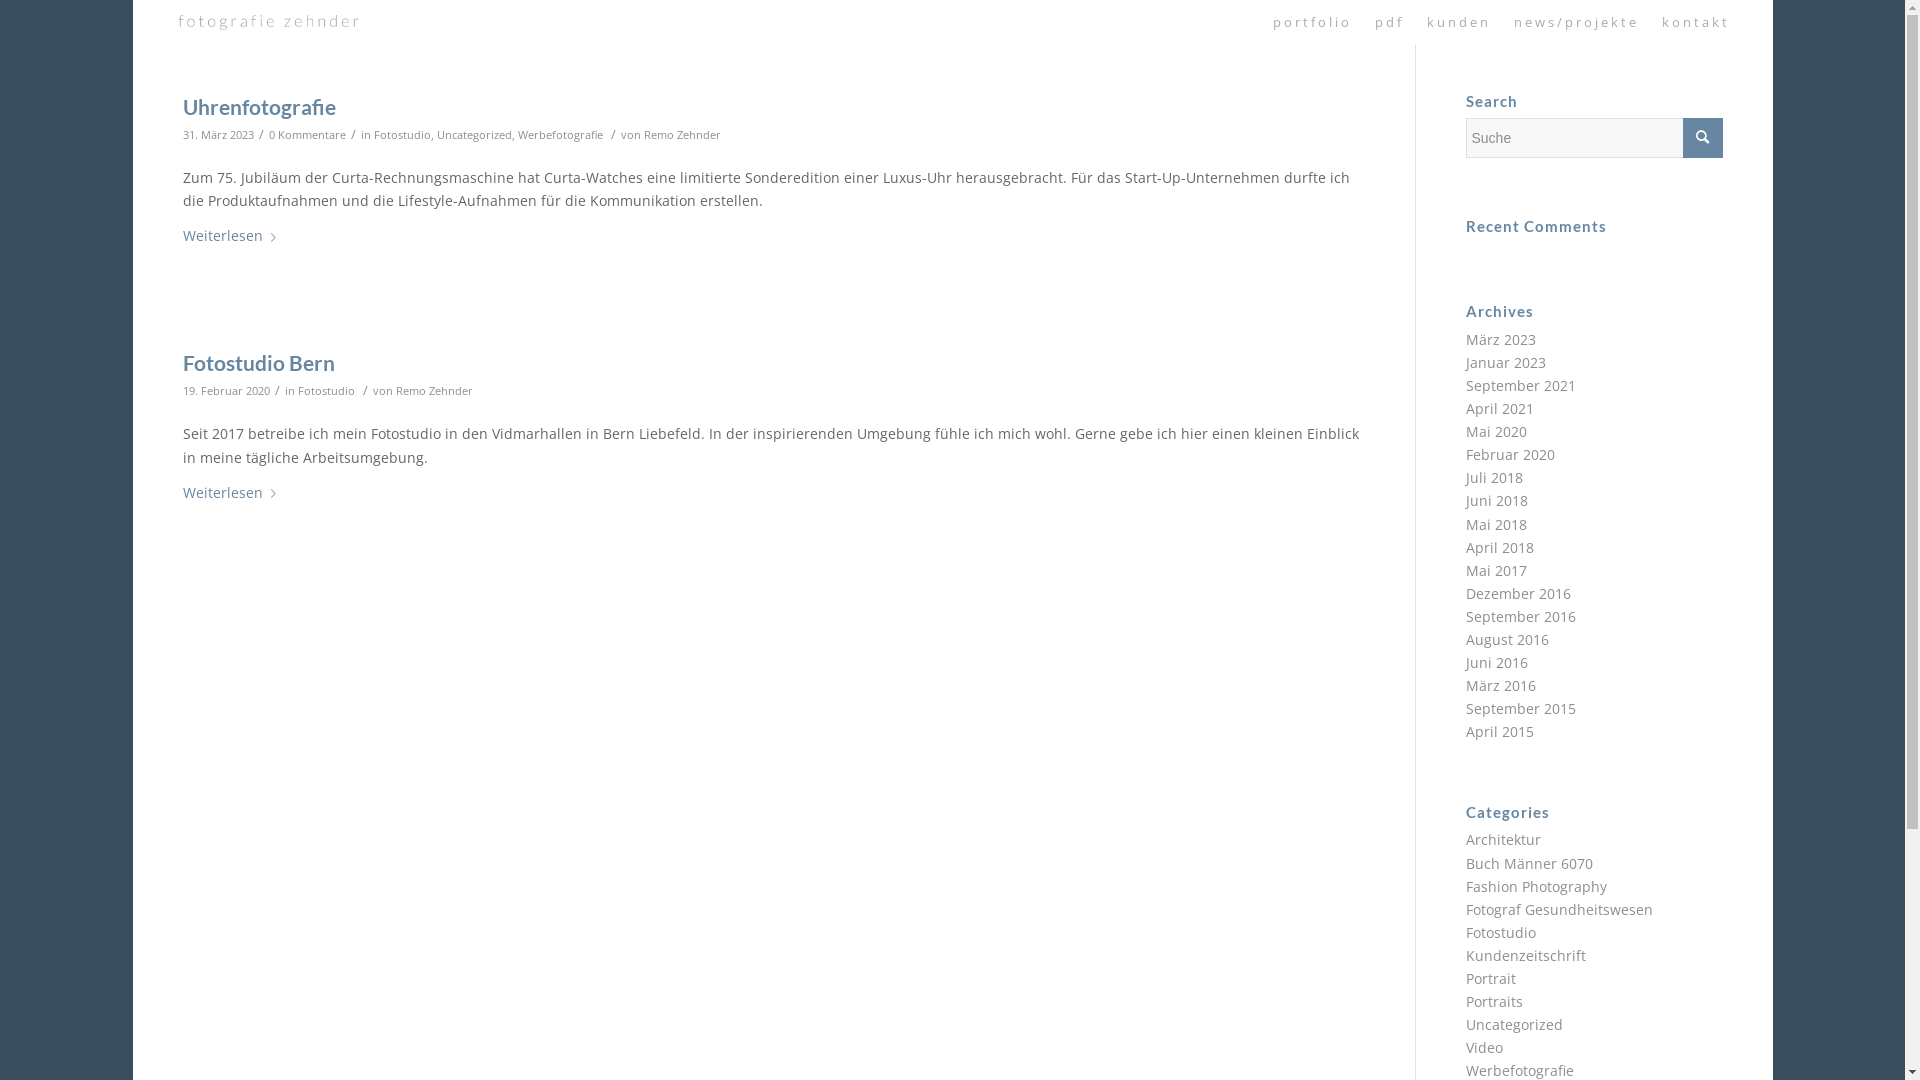  Describe the element at coordinates (257, 106) in the screenshot. I see `'Uhrenfotografie'` at that location.